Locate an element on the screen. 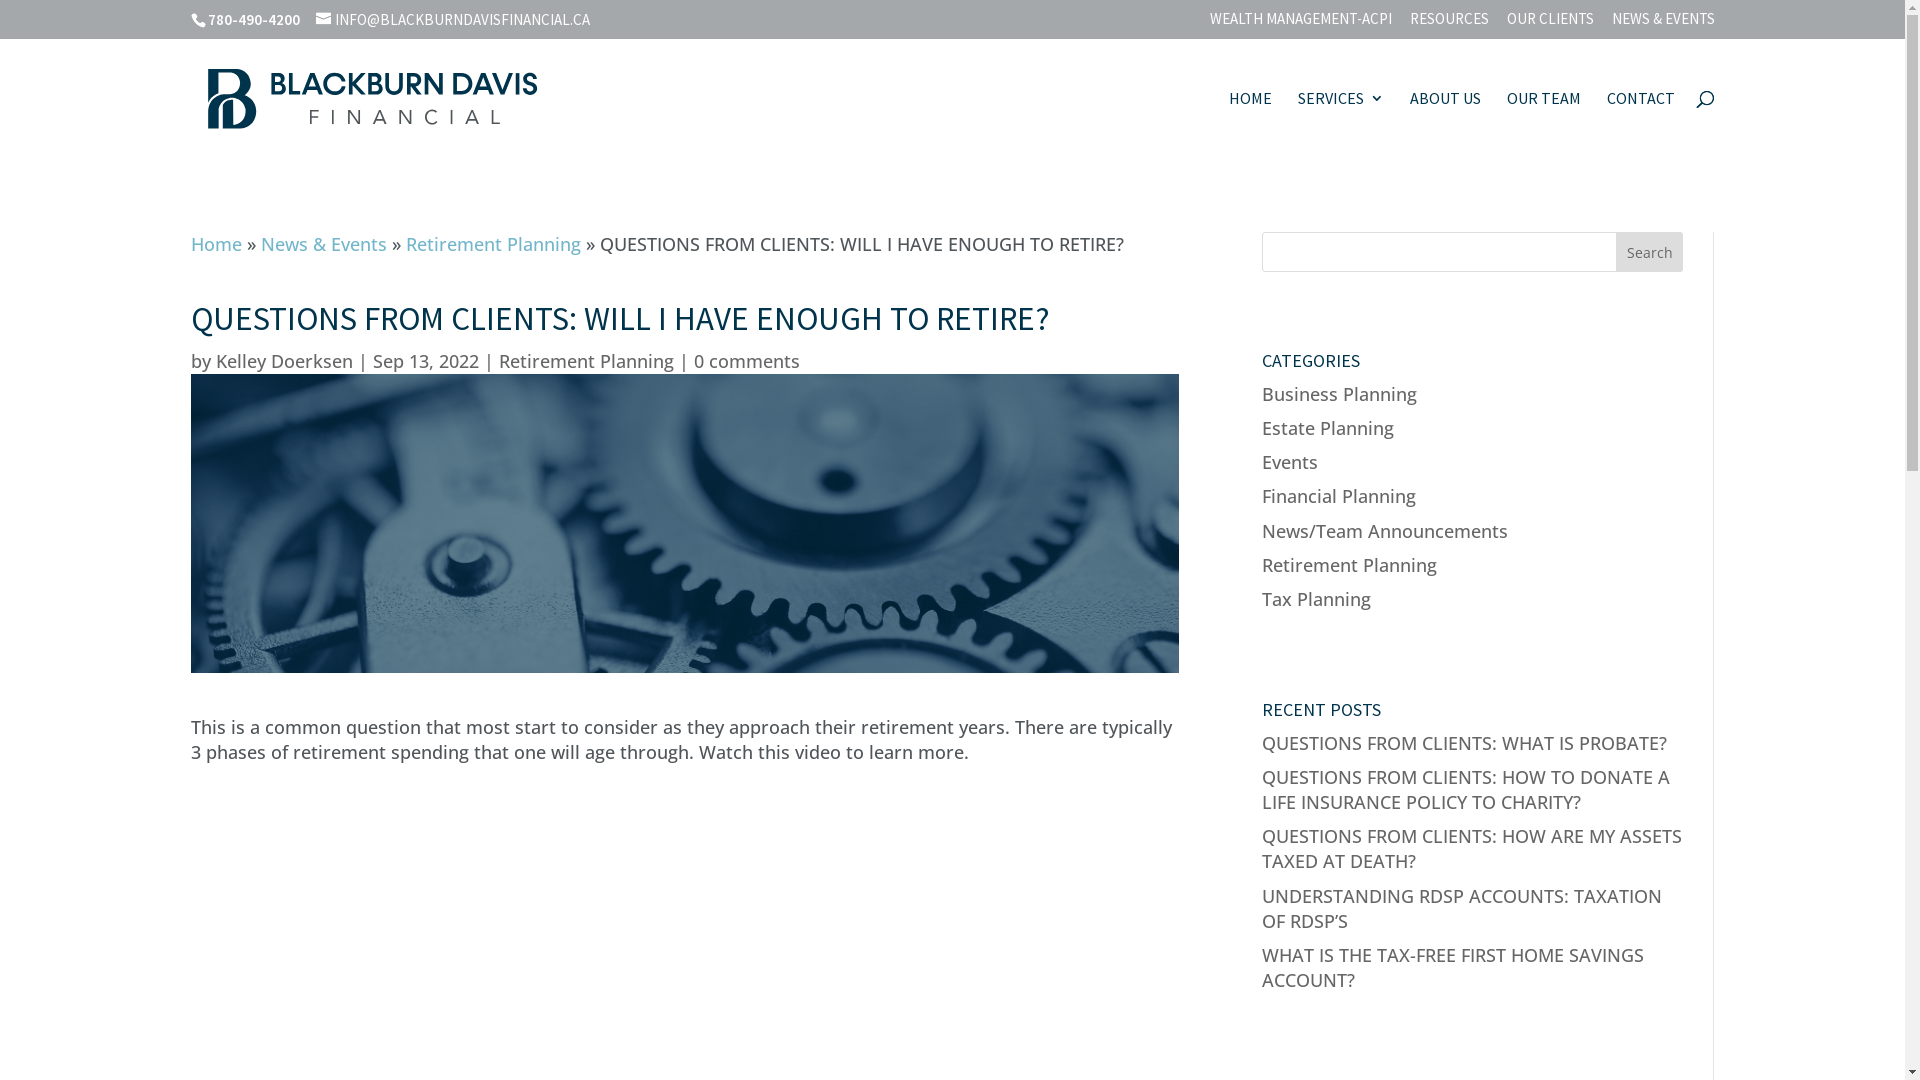 The image size is (1920, 1080). 'NEWS & EVENTS' is located at coordinates (1663, 23).